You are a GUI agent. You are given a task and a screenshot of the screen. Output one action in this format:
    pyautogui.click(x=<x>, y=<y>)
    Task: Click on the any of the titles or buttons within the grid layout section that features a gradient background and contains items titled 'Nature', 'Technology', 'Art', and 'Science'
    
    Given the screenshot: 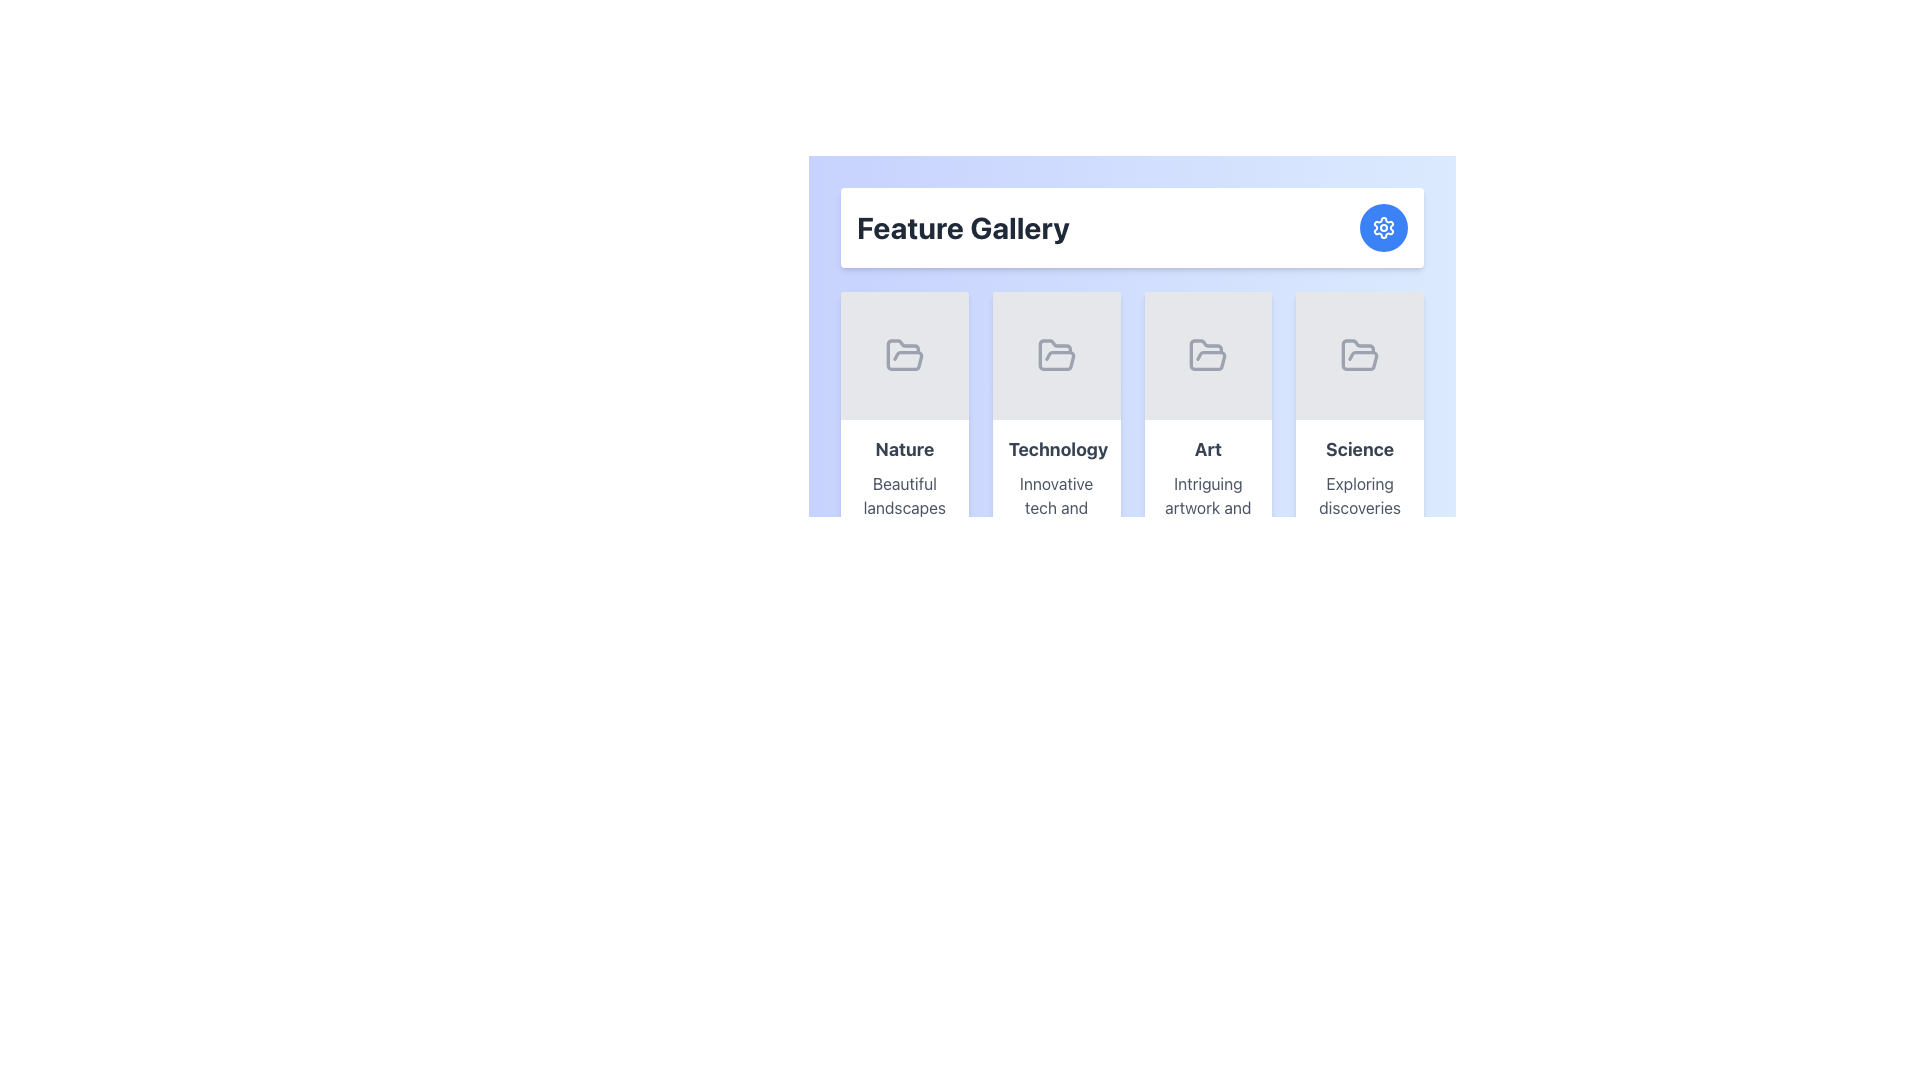 What is the action you would take?
    pyautogui.click(x=1132, y=466)
    